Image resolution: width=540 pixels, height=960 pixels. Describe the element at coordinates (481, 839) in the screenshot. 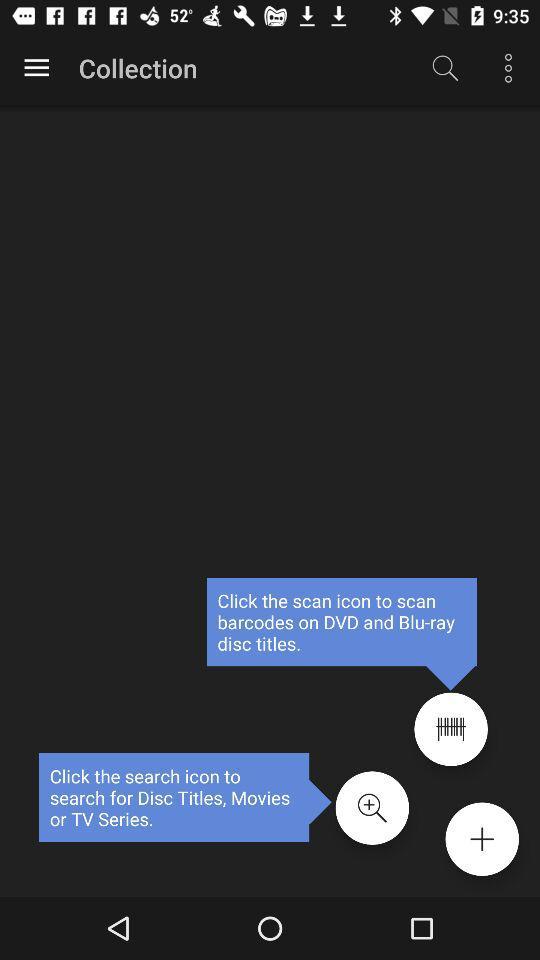

I see `the add icon` at that location.